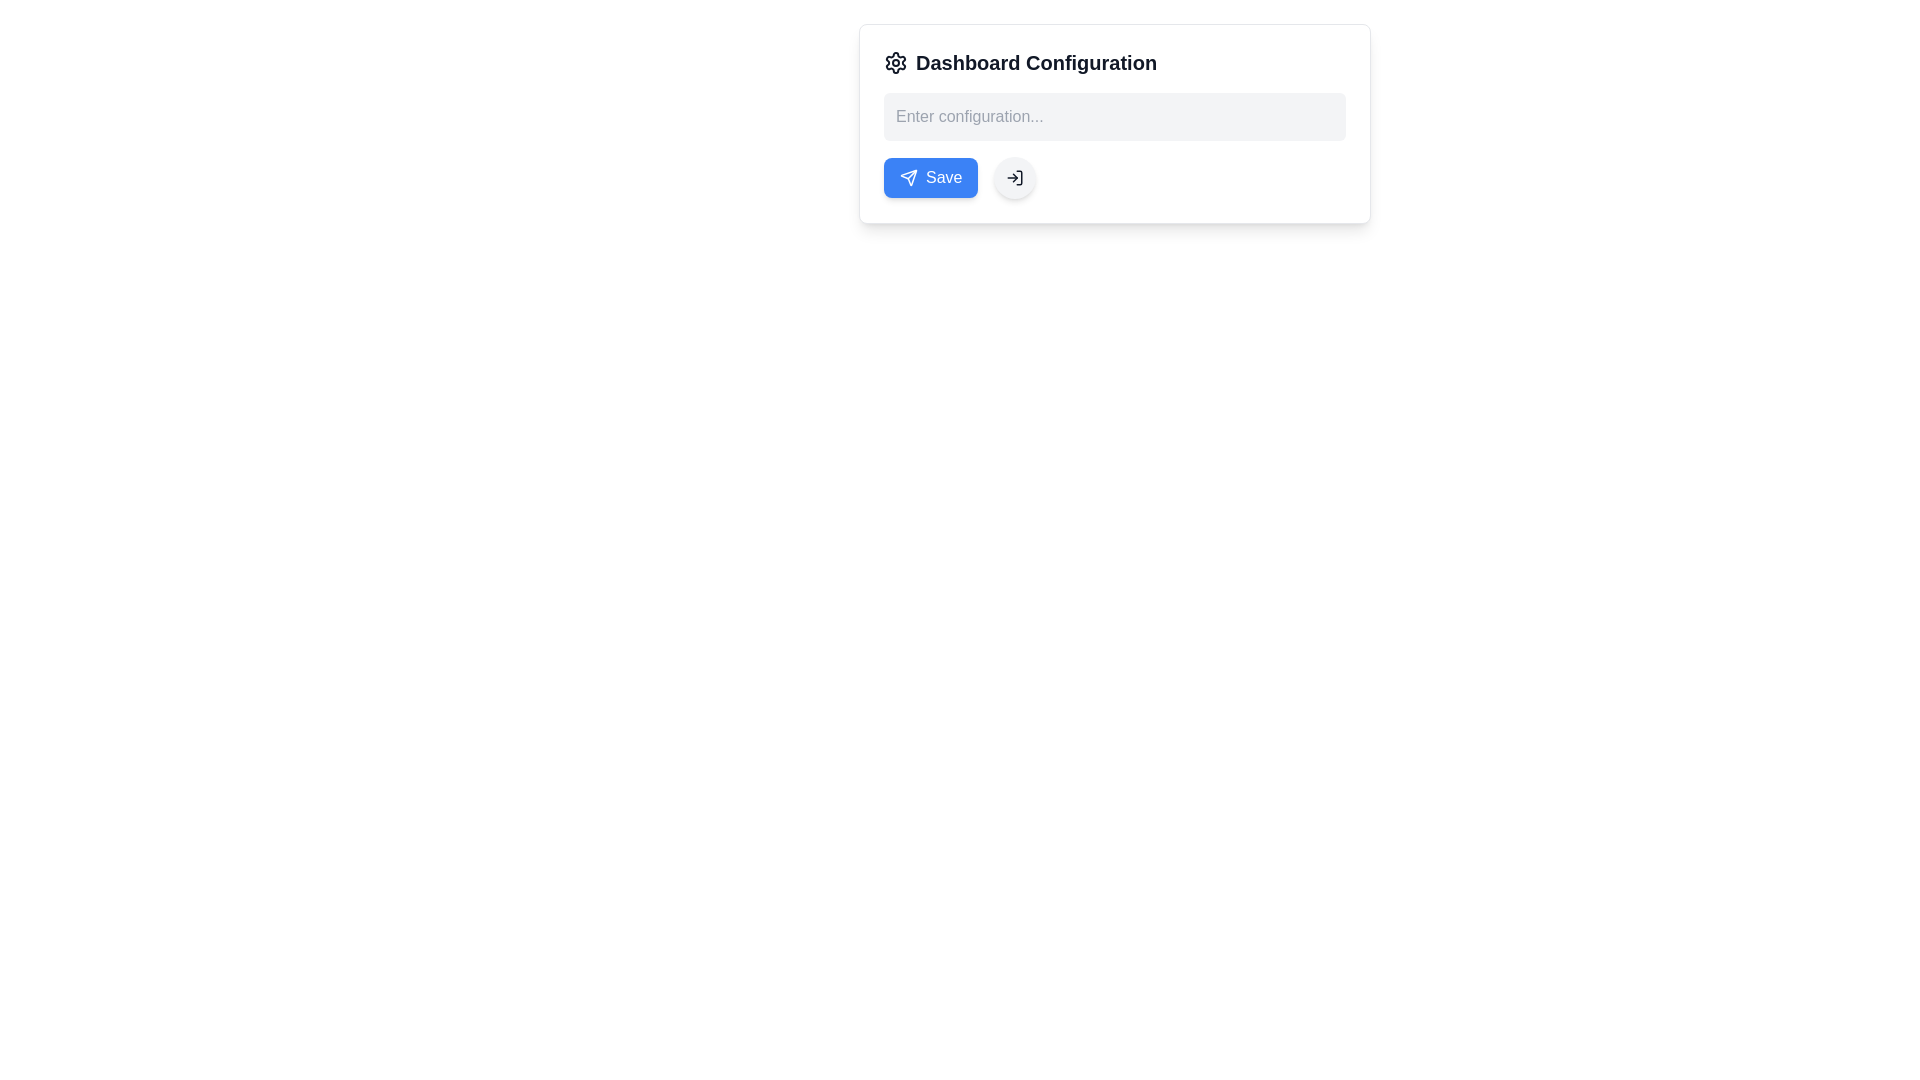 The width and height of the screenshot is (1920, 1080). What do you see at coordinates (907, 176) in the screenshot?
I see `the paper plane icon located to the left of the 'Save' button on the 'Dashboard Configuration' interface` at bounding box center [907, 176].